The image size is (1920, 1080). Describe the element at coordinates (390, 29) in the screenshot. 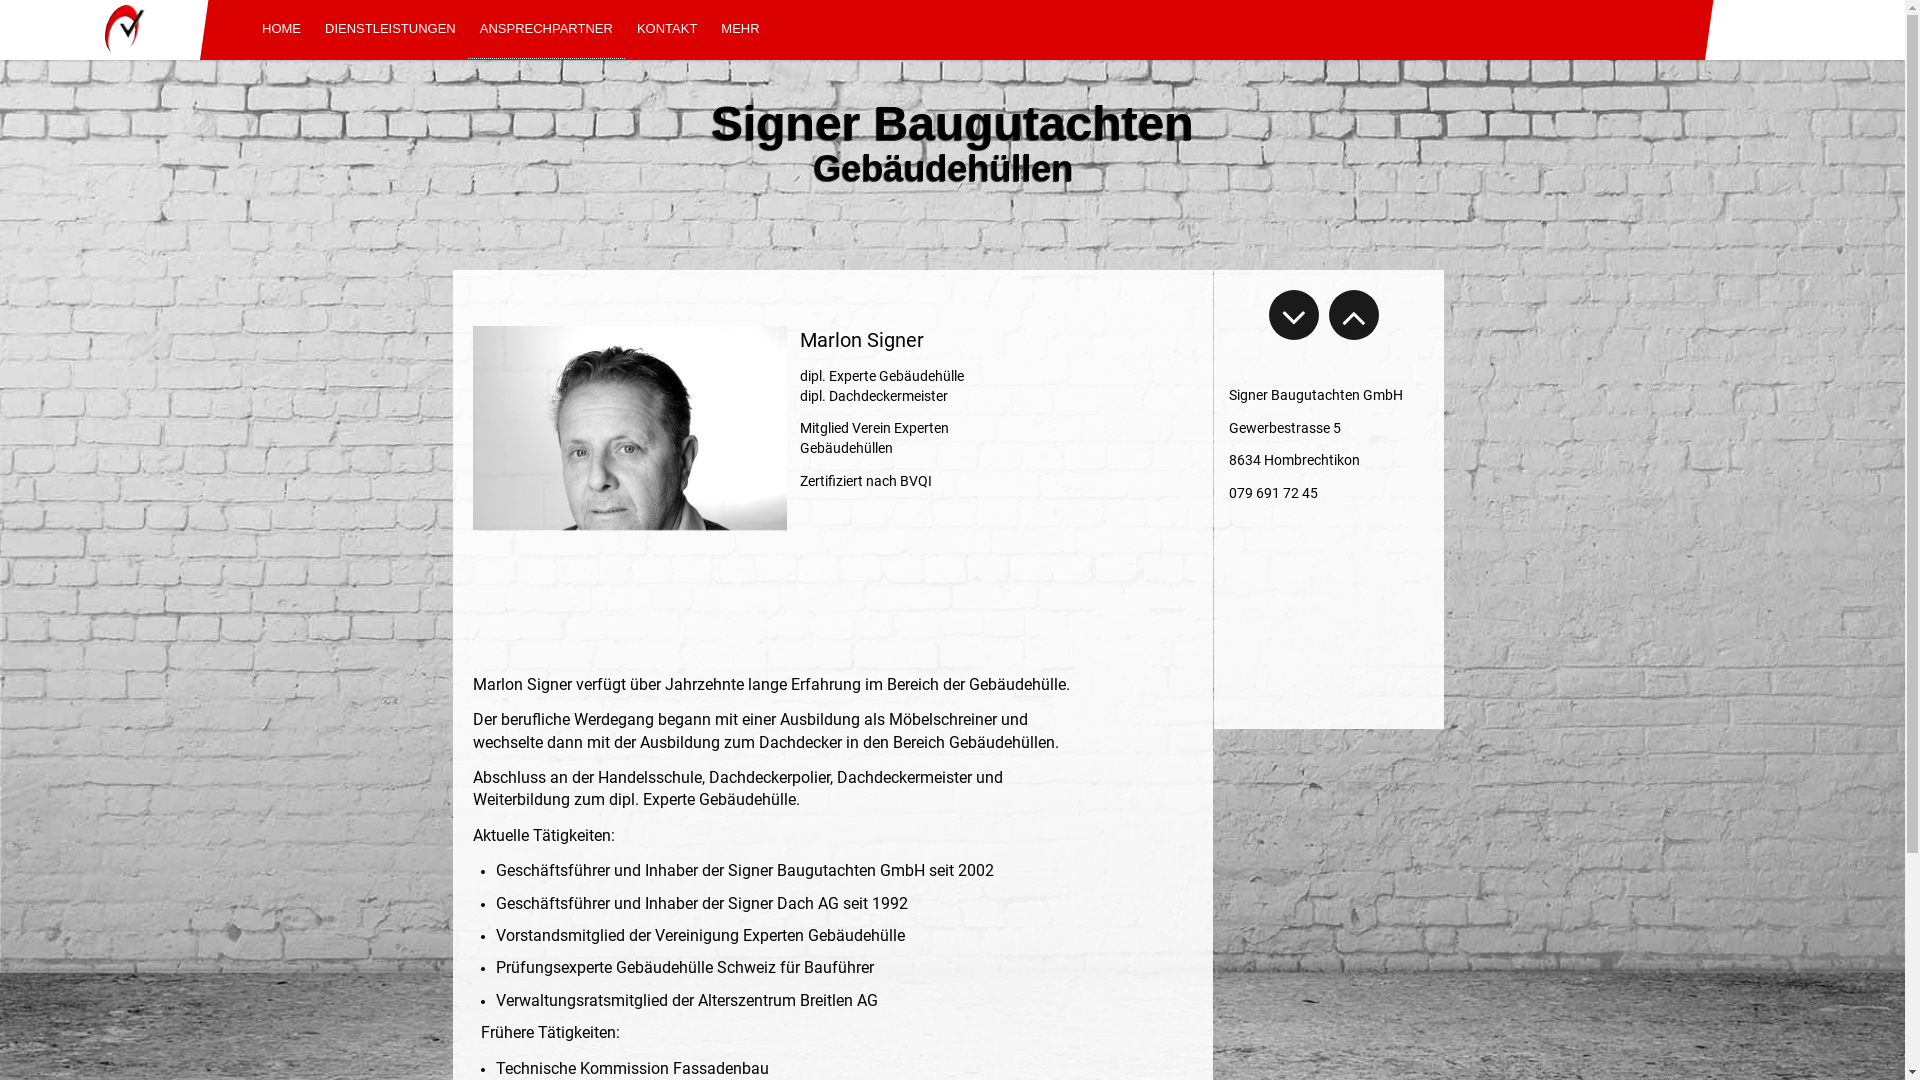

I see `'DIENSTLEISTUNGEN'` at that location.